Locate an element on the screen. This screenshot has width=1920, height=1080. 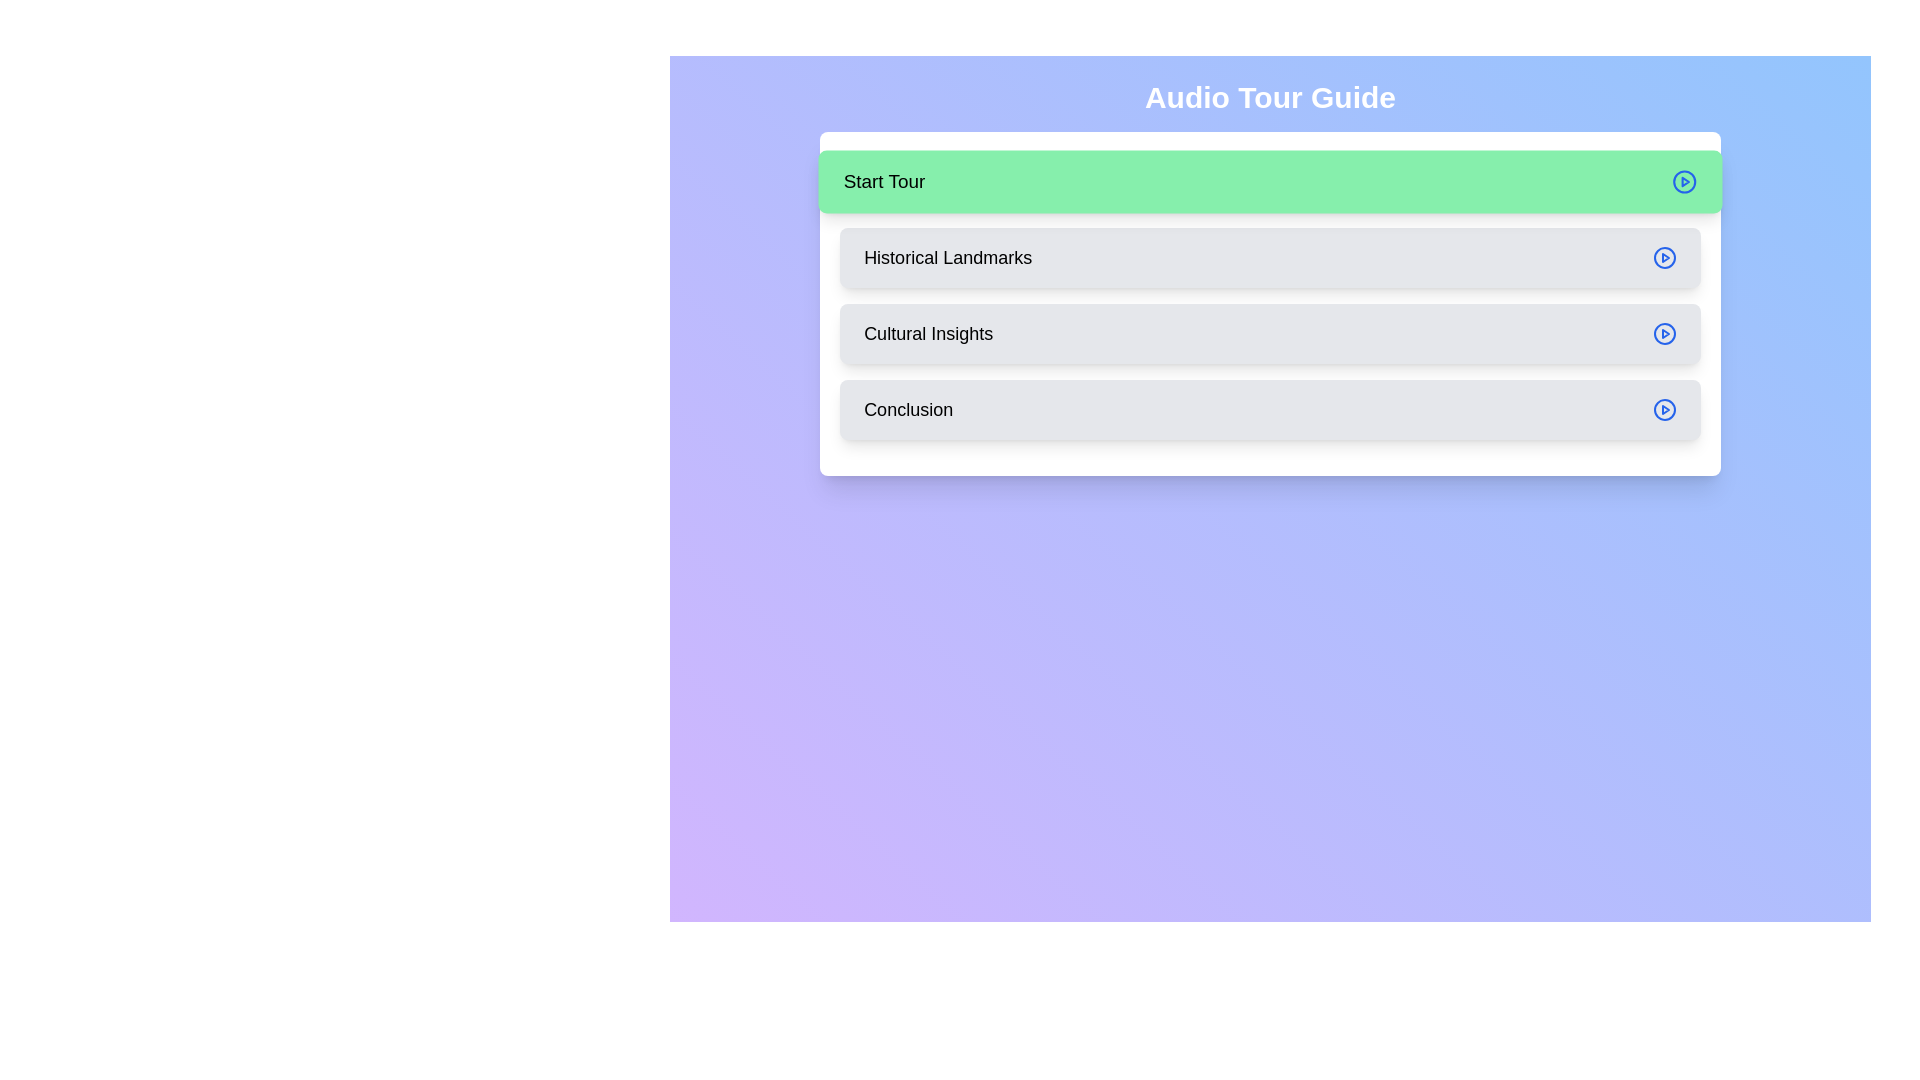
the Start Tour step in the audio tour is located at coordinates (1269, 181).